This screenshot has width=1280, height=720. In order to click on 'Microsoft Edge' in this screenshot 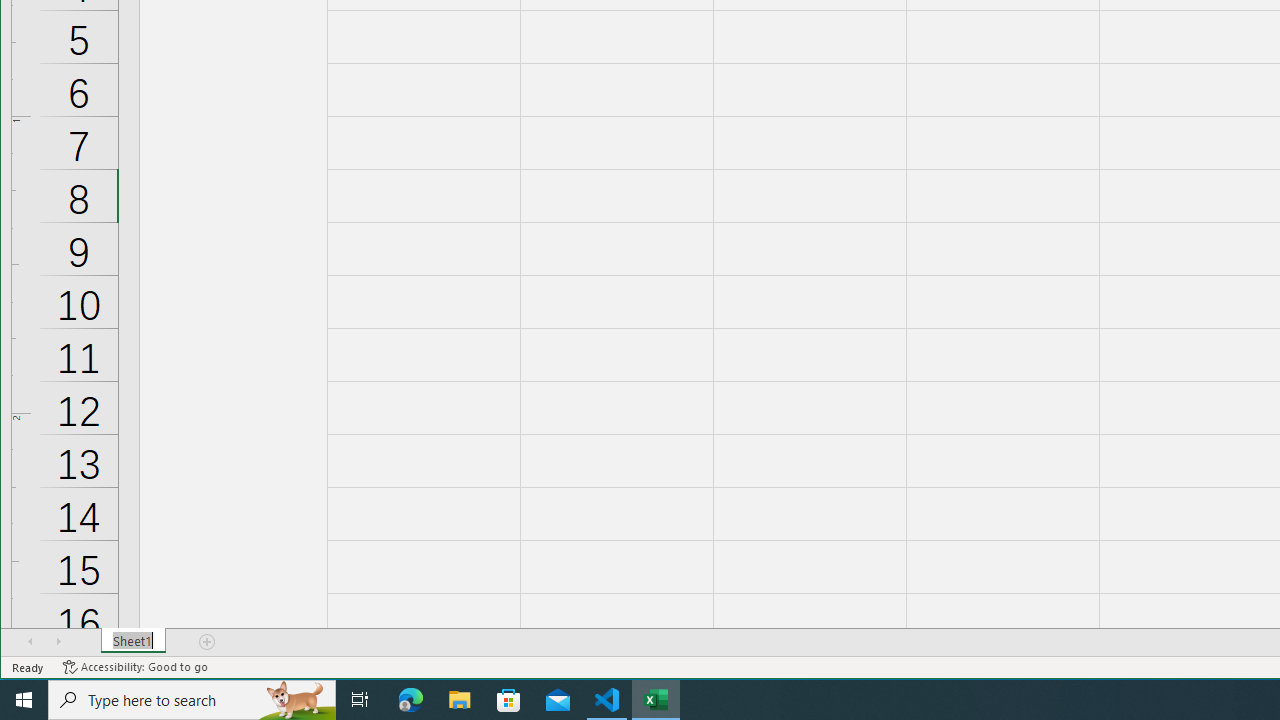, I will do `click(410, 698)`.